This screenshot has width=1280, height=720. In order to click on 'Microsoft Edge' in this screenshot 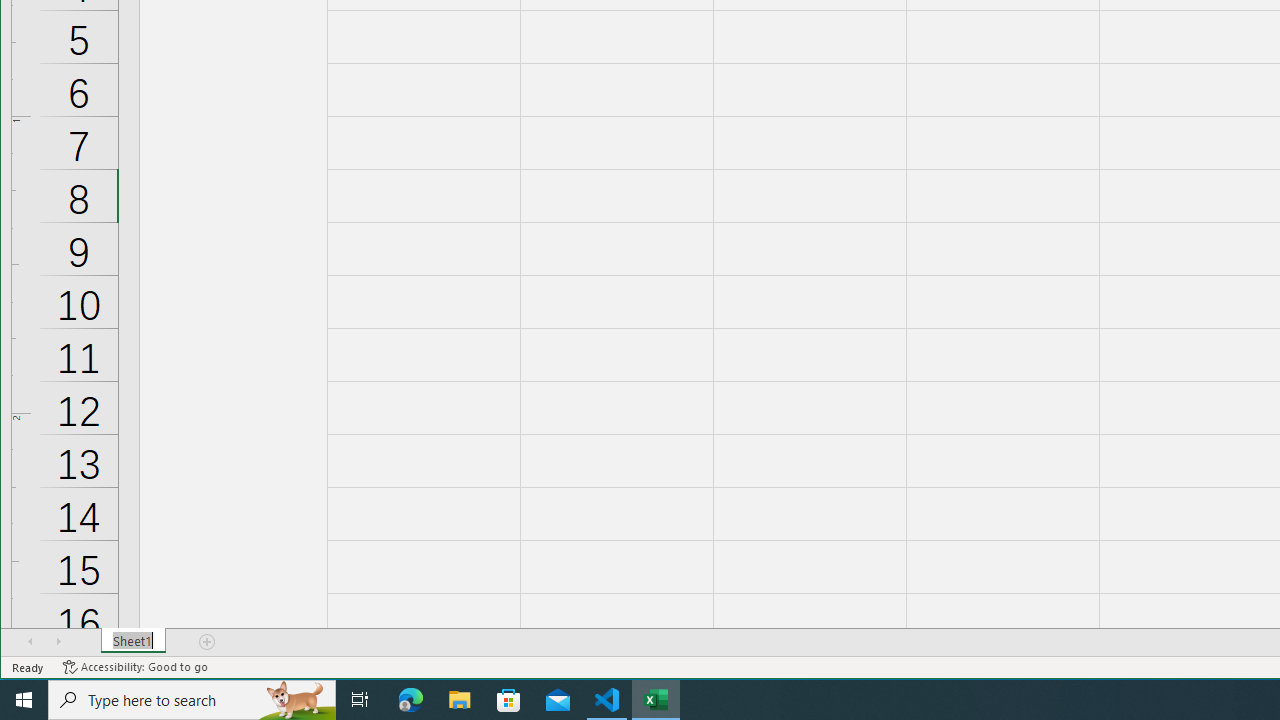, I will do `click(410, 698)`.